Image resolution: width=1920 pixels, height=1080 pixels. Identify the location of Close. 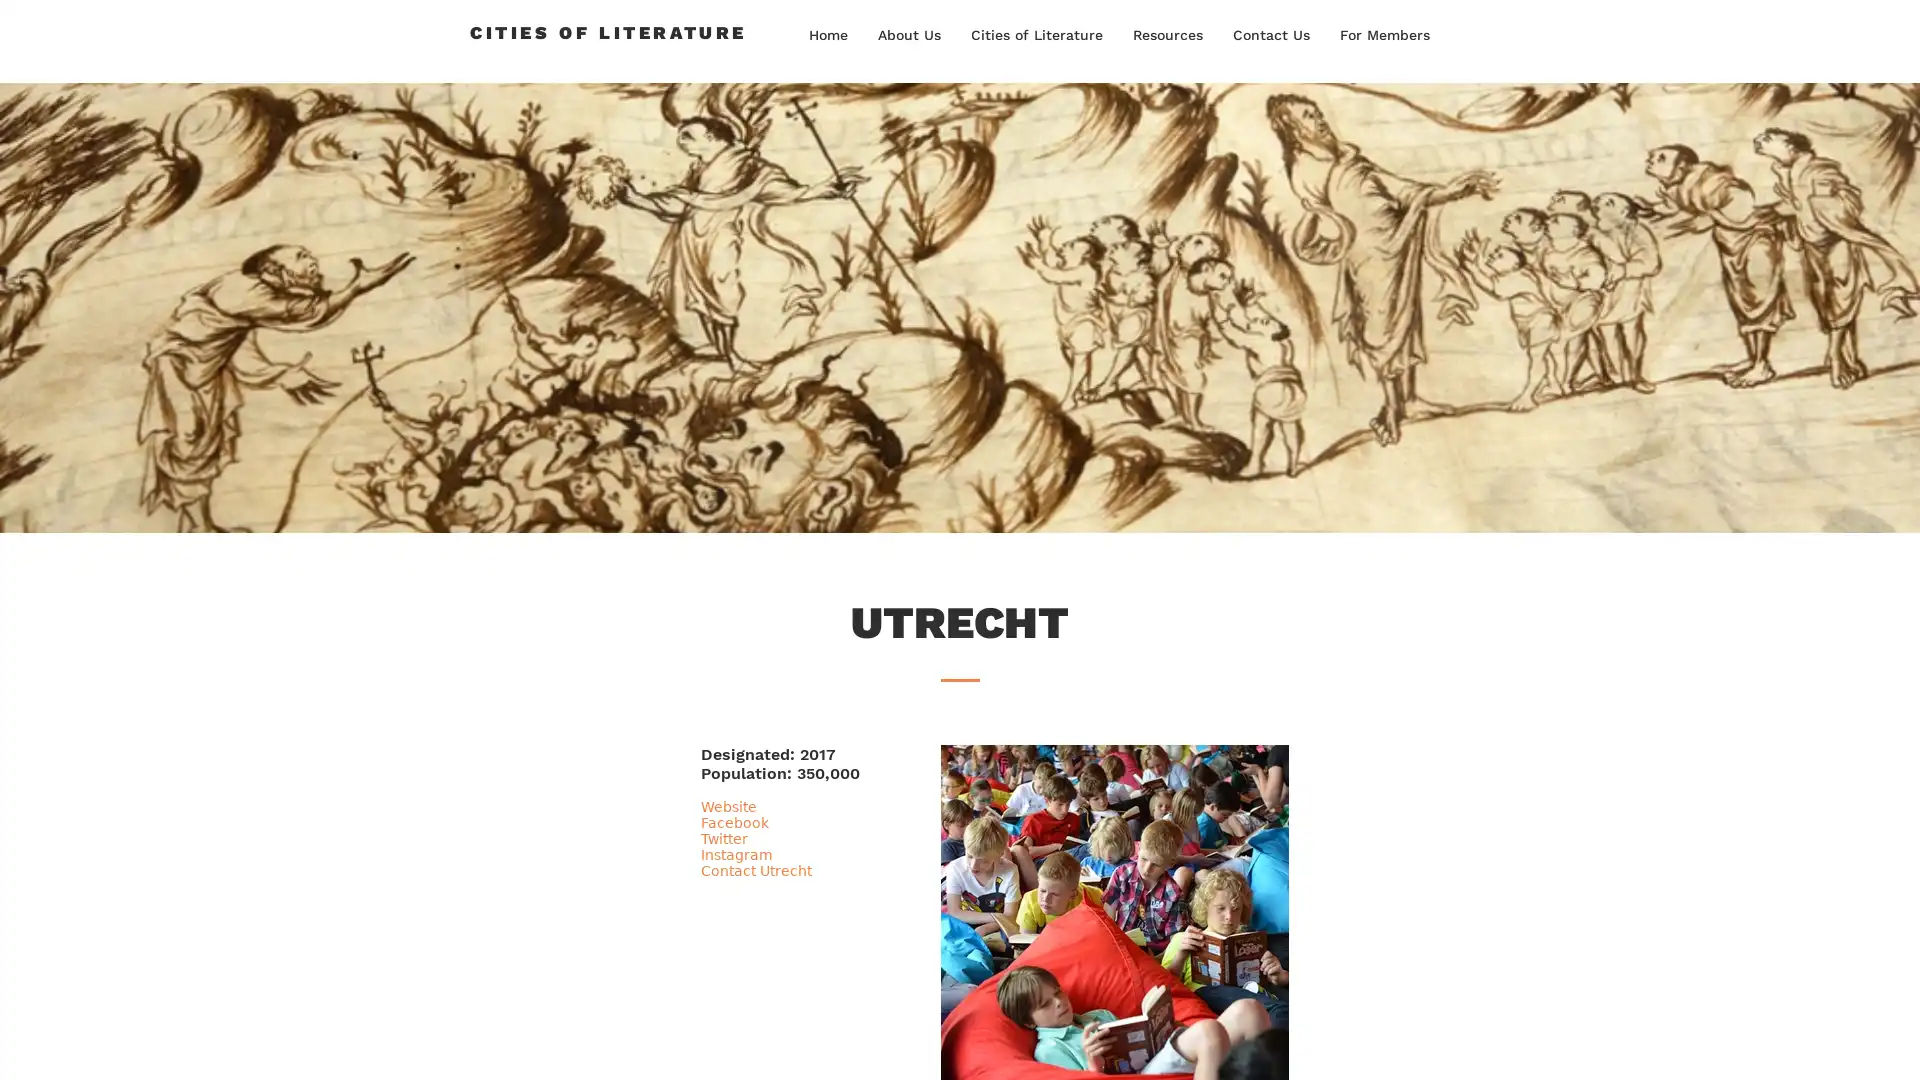
(1895, 1044).